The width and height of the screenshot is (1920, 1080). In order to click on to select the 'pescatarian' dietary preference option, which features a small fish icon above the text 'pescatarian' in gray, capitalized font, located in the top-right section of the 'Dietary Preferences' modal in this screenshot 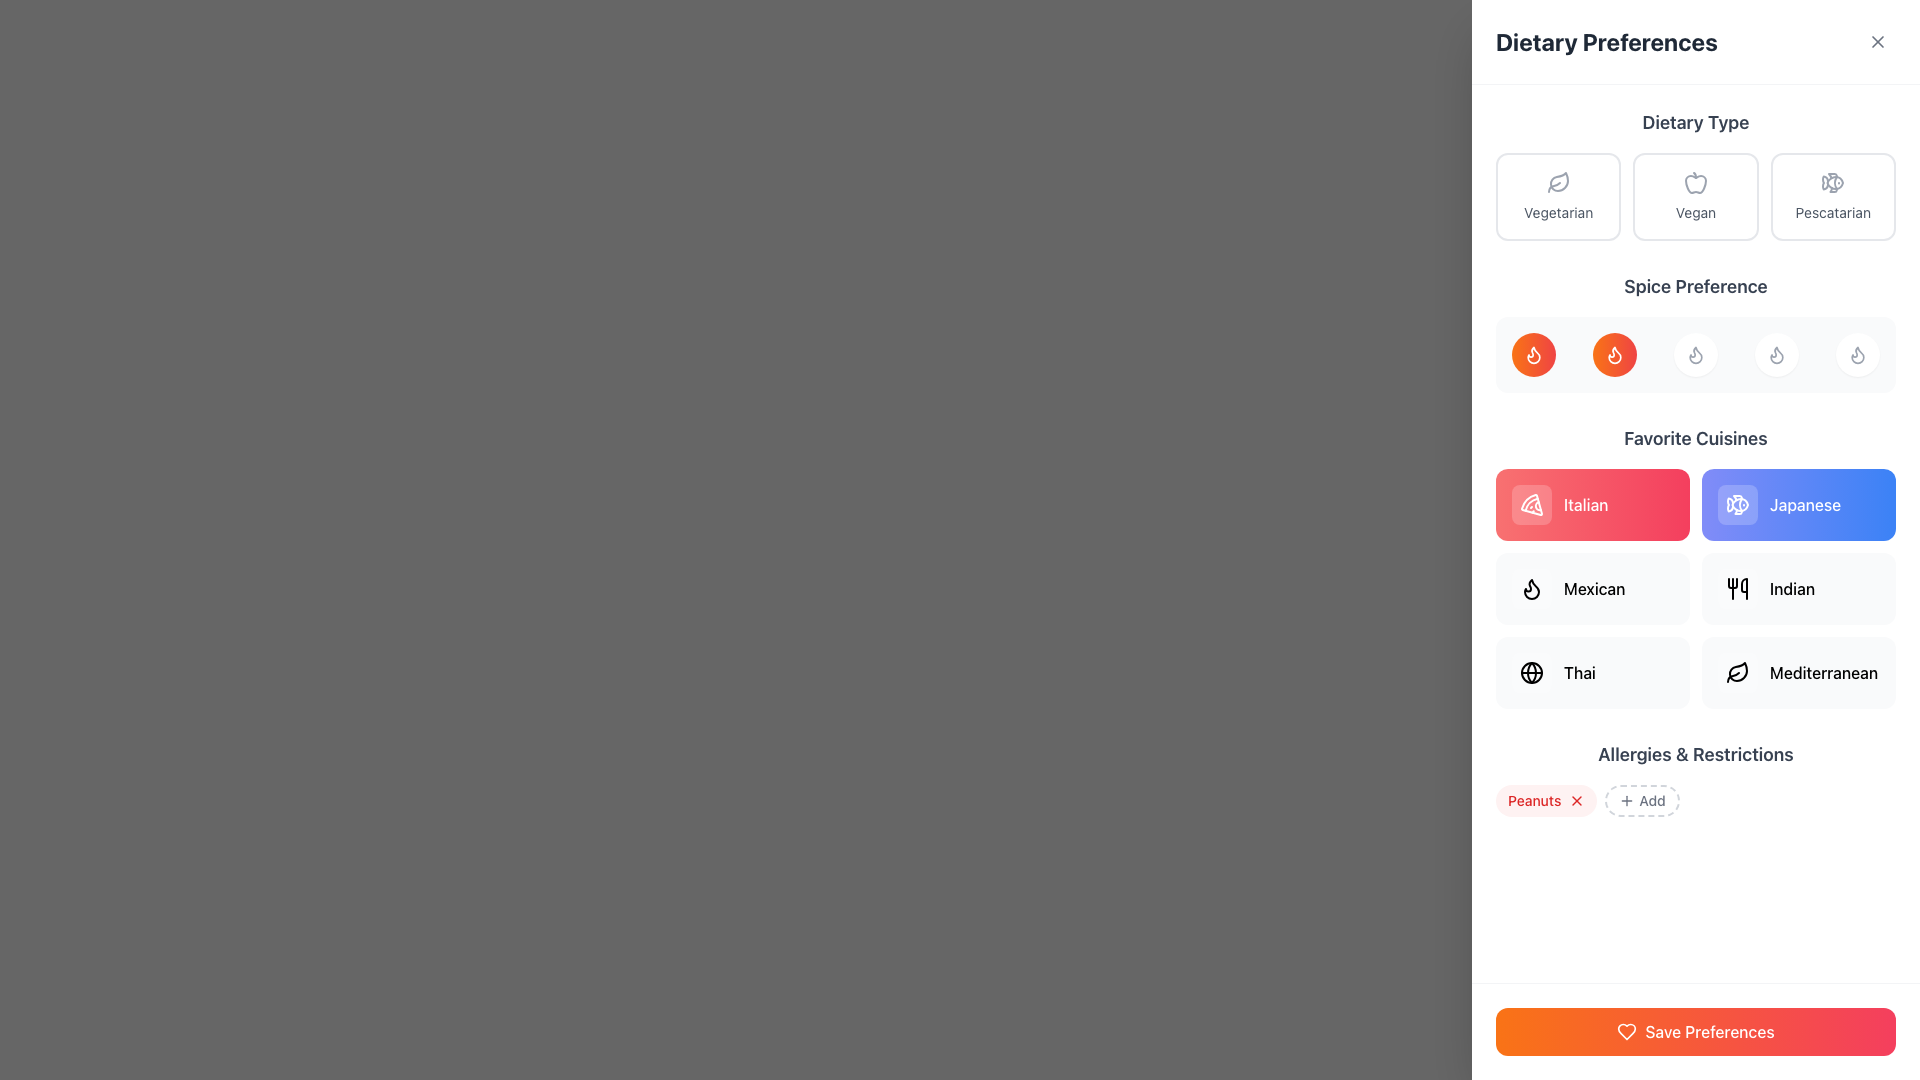, I will do `click(1833, 196)`.